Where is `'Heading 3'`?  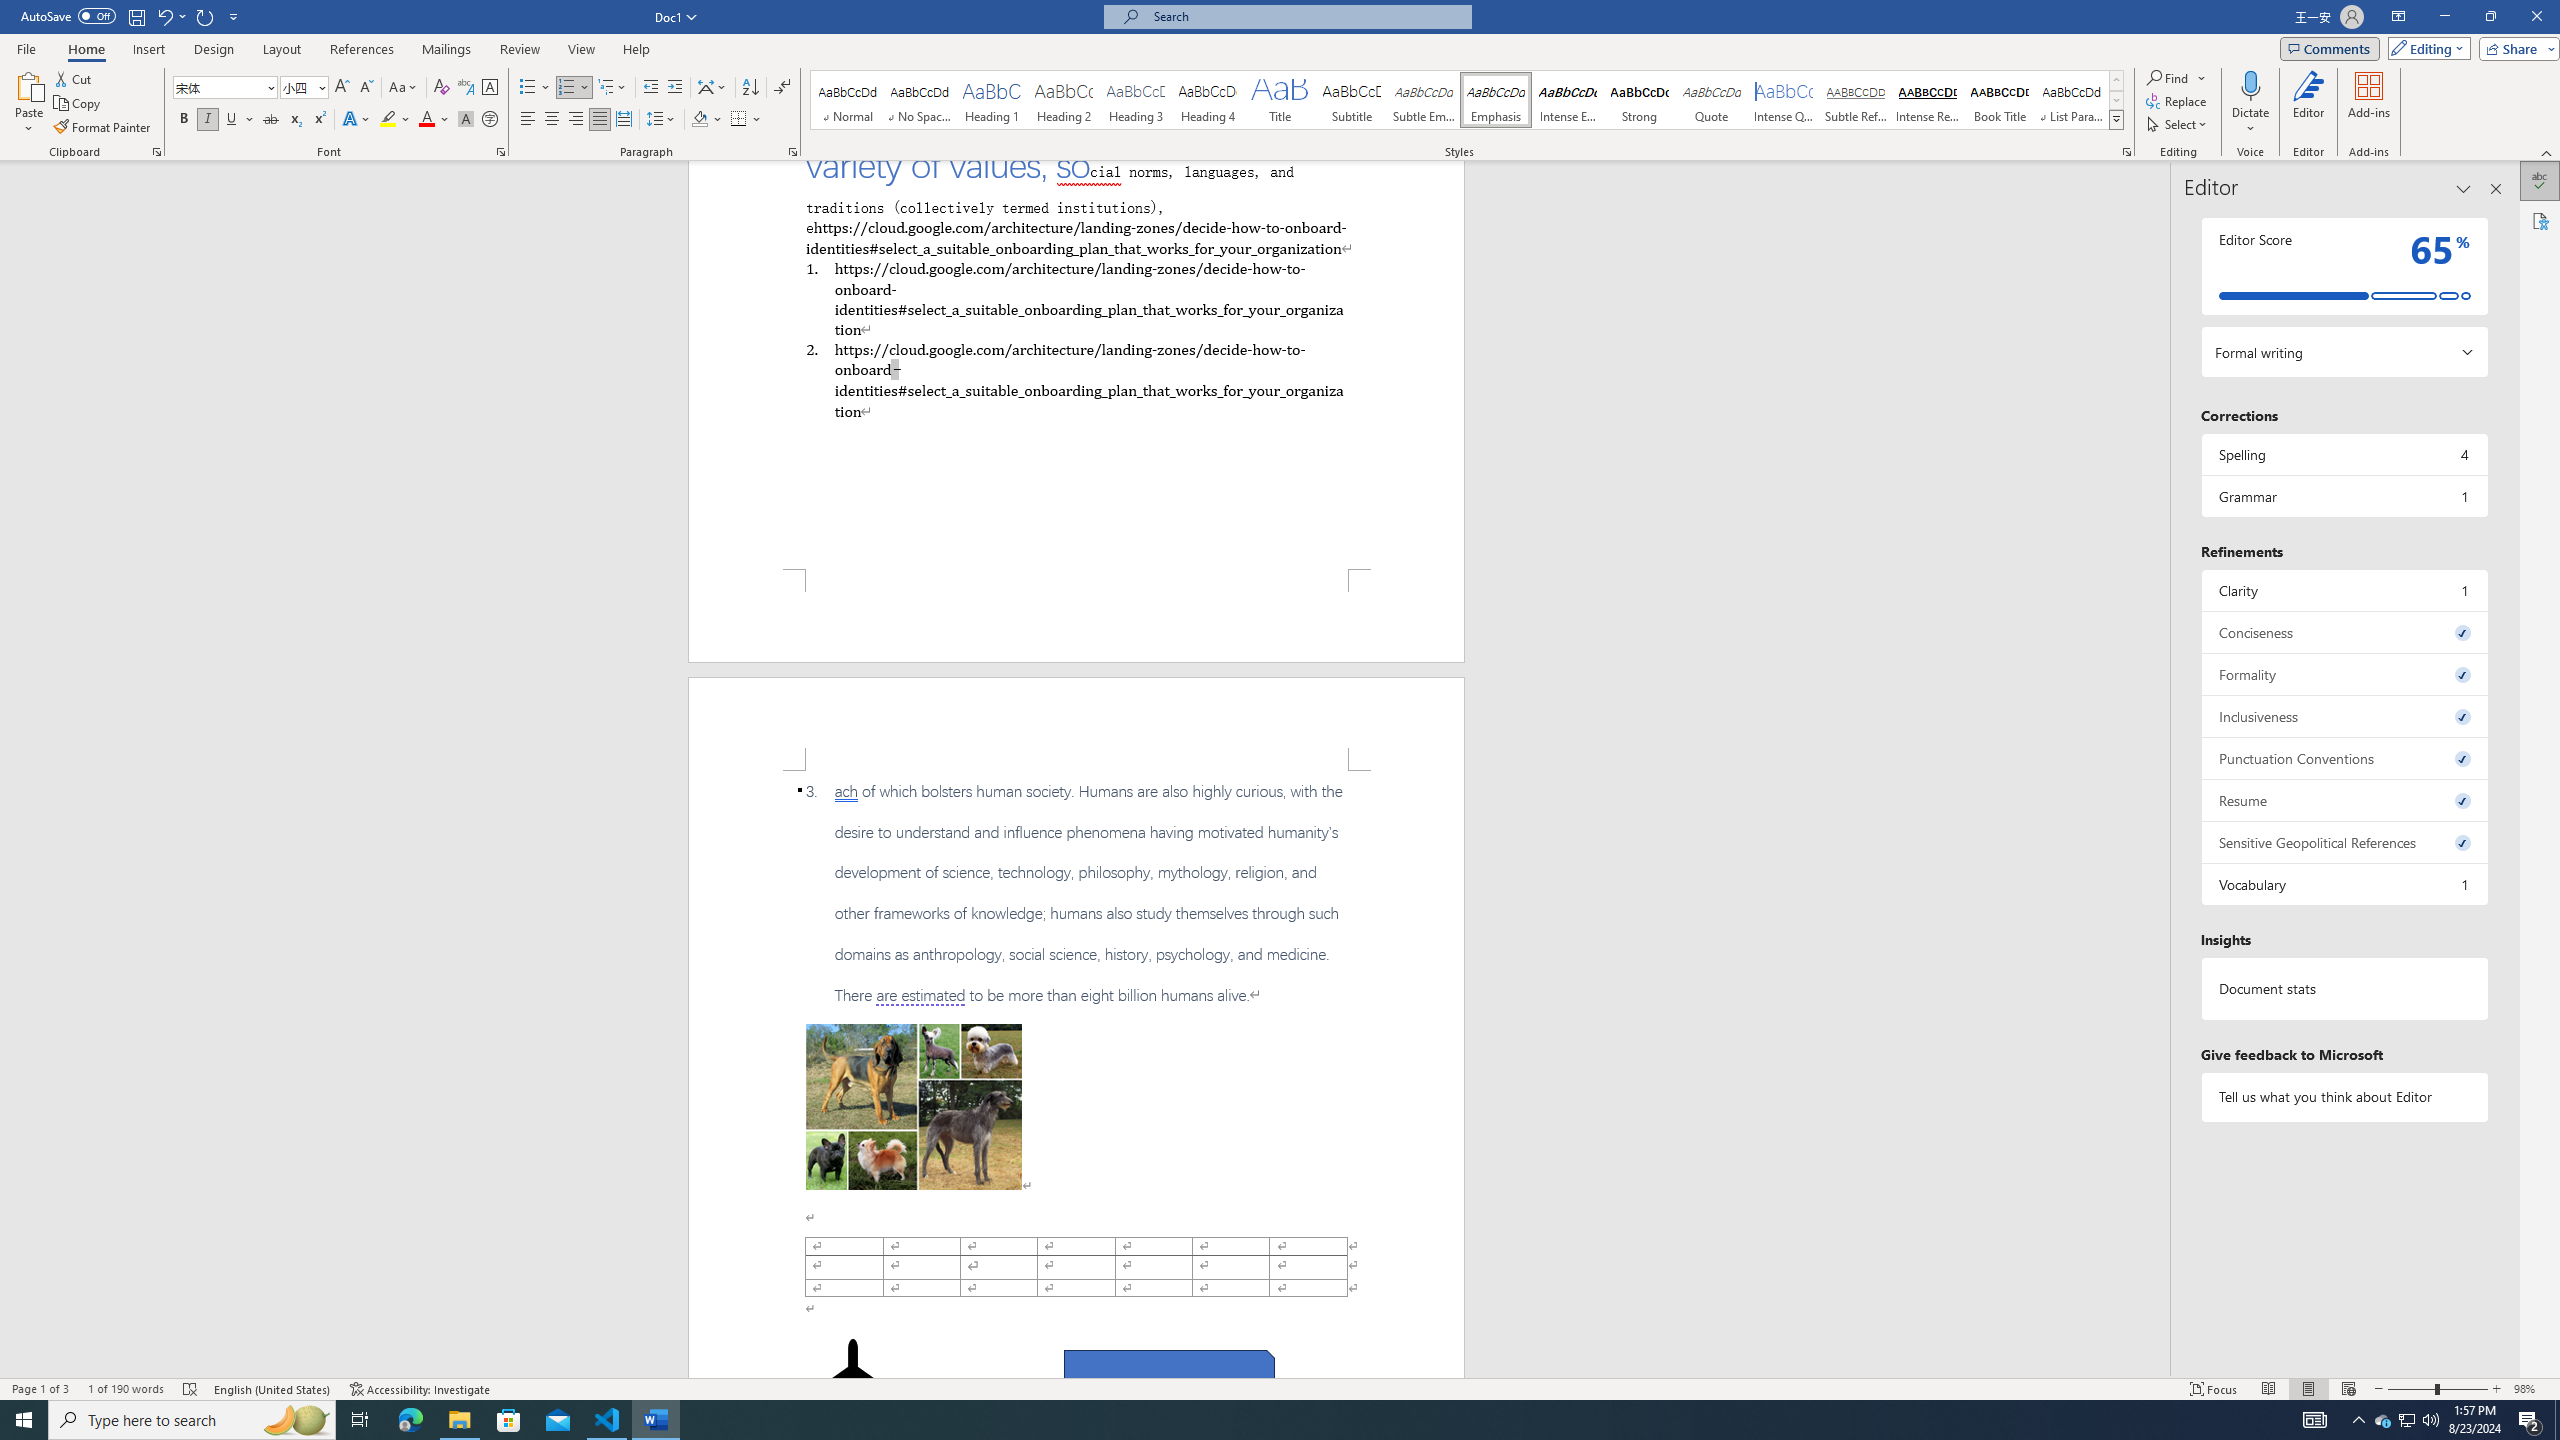
'Heading 3' is located at coordinates (1136, 99).